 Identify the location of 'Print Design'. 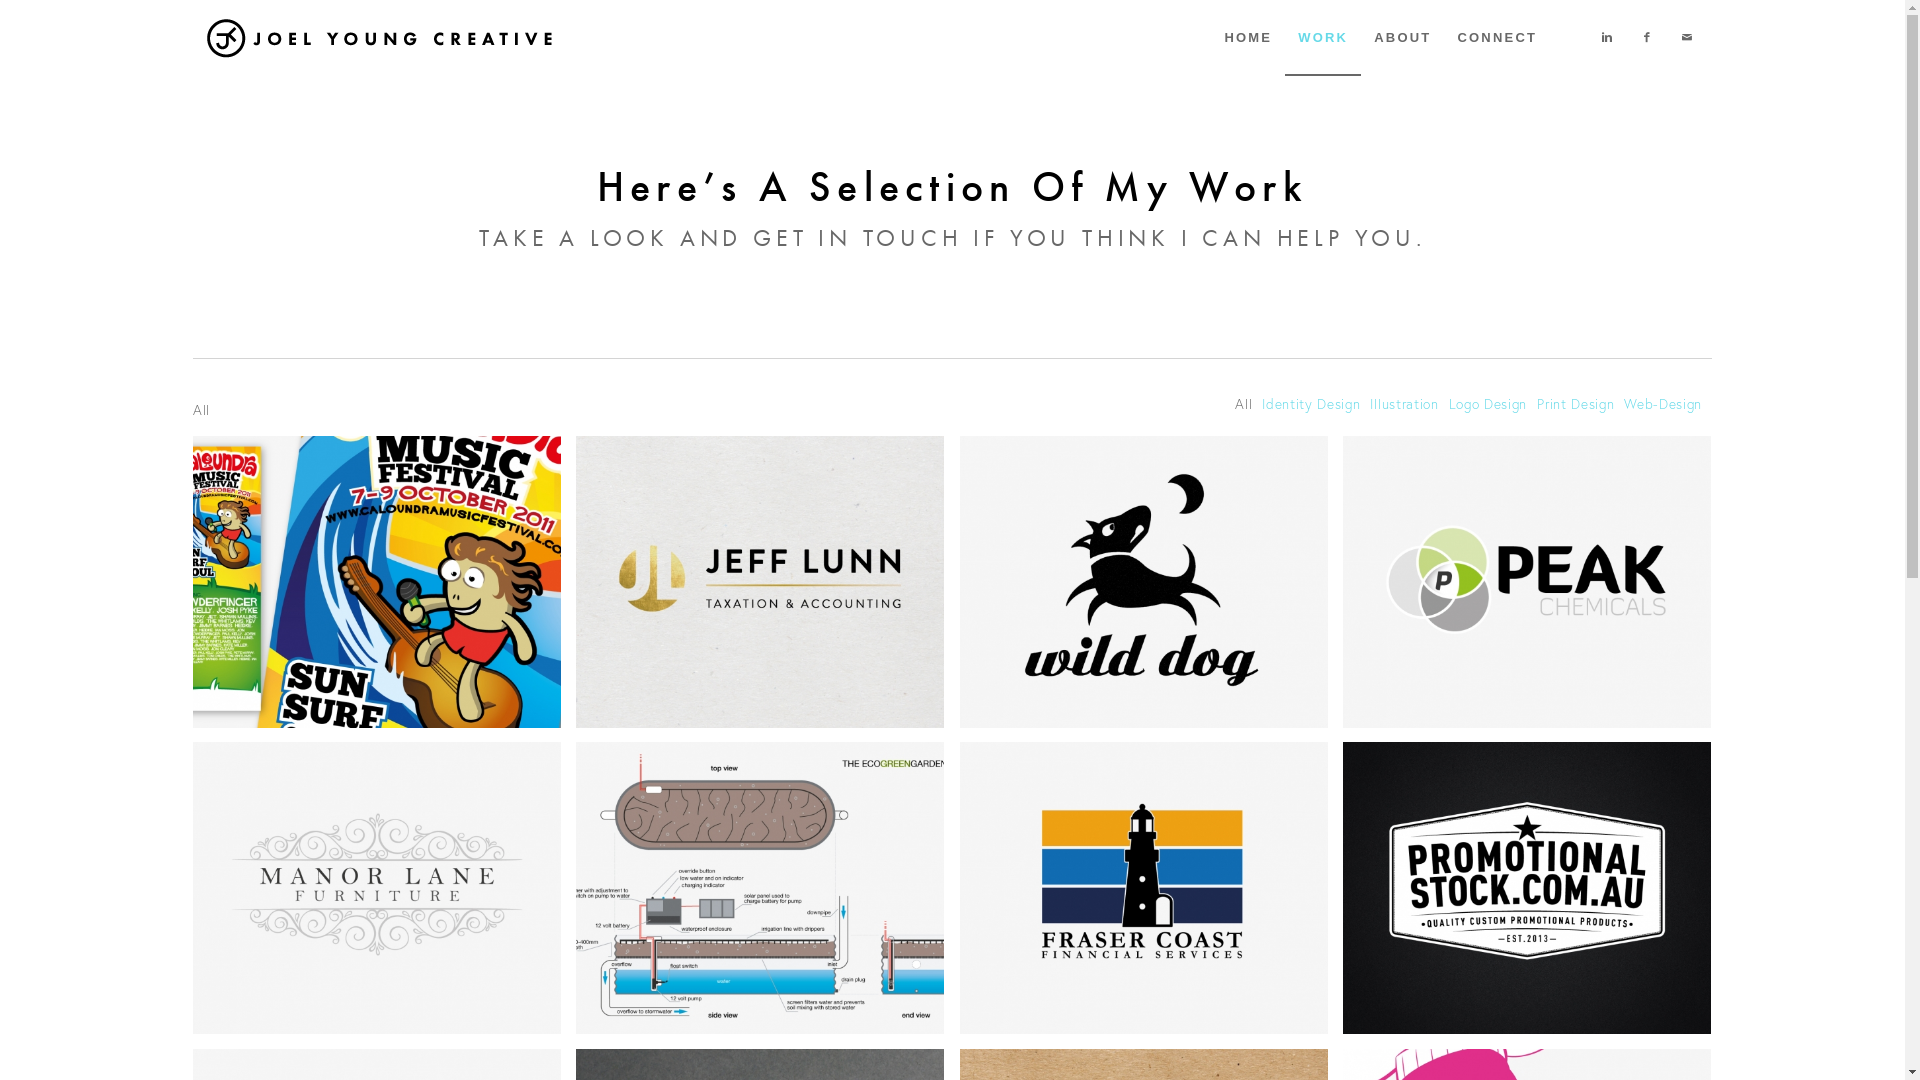
(1535, 405).